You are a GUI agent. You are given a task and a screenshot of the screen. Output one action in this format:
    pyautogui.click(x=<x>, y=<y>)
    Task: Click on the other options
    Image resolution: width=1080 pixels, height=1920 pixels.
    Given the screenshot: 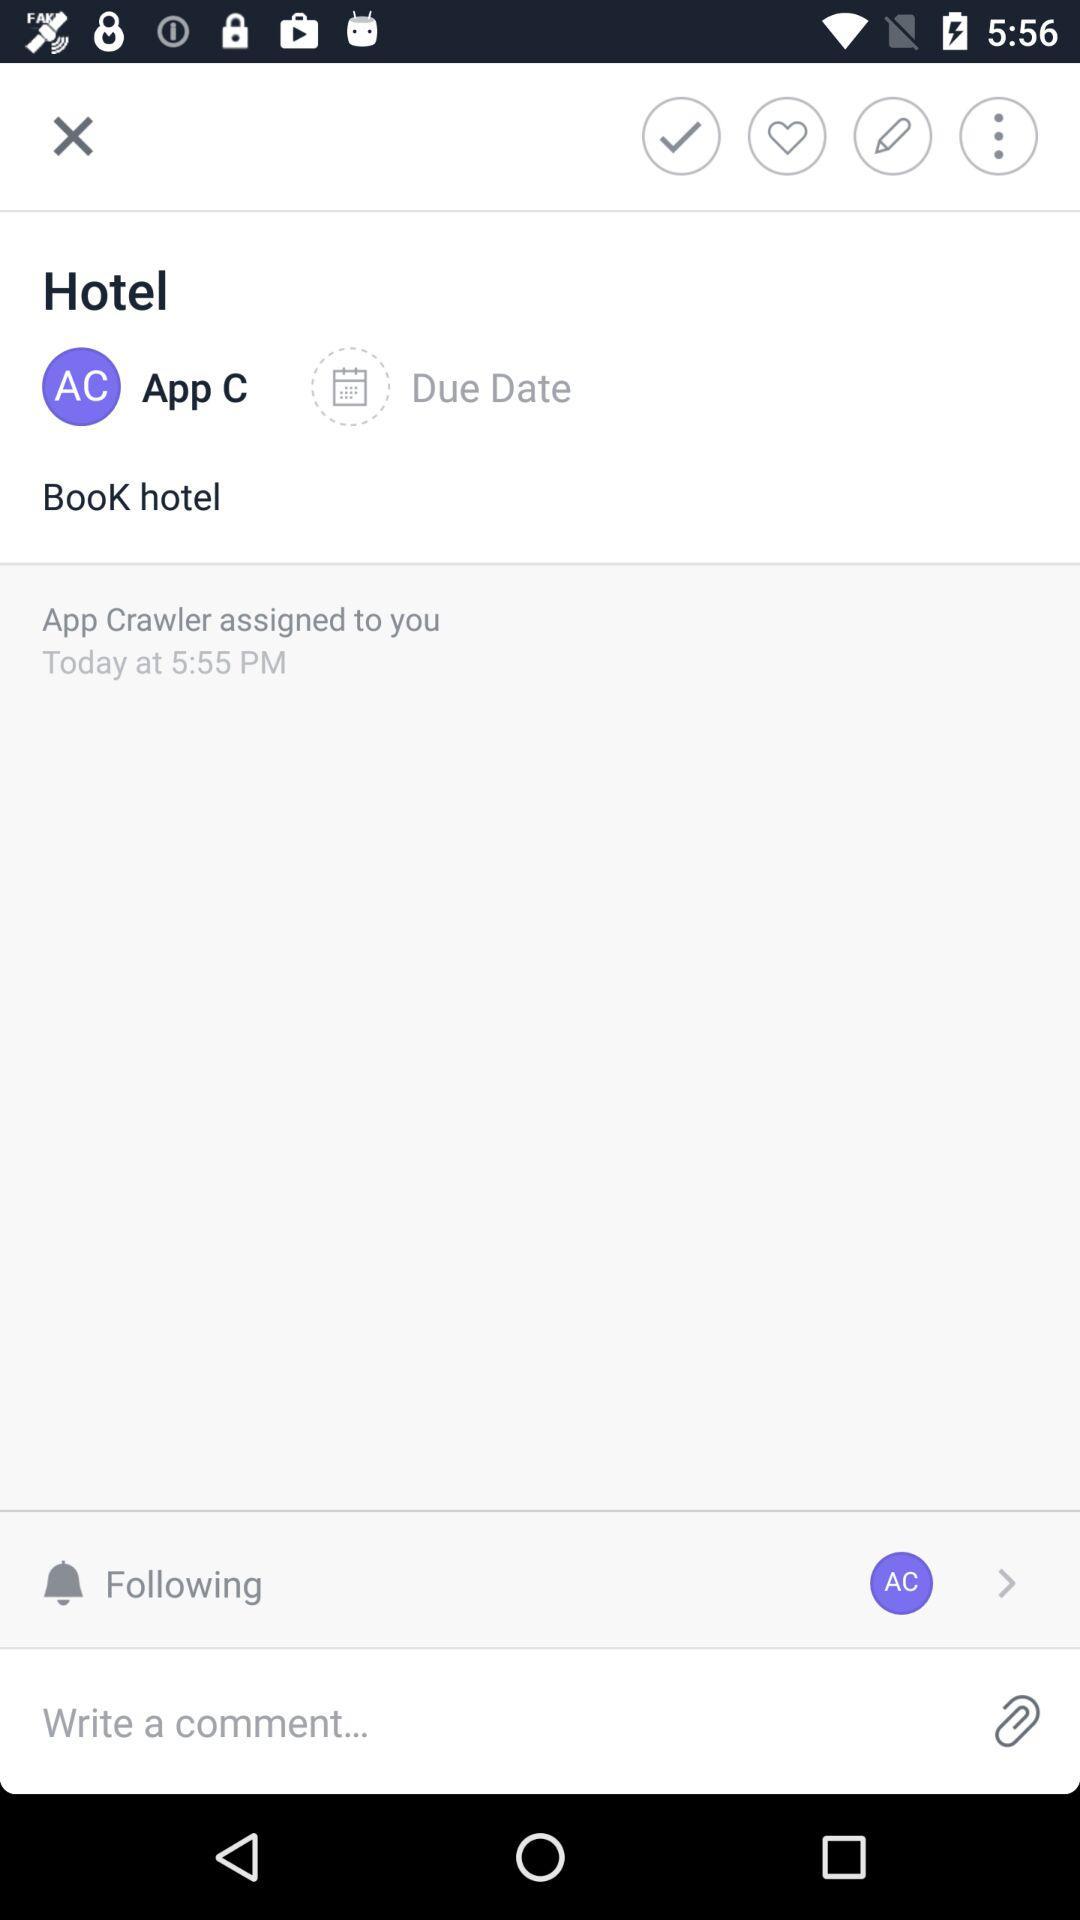 What is the action you would take?
    pyautogui.click(x=1012, y=135)
    